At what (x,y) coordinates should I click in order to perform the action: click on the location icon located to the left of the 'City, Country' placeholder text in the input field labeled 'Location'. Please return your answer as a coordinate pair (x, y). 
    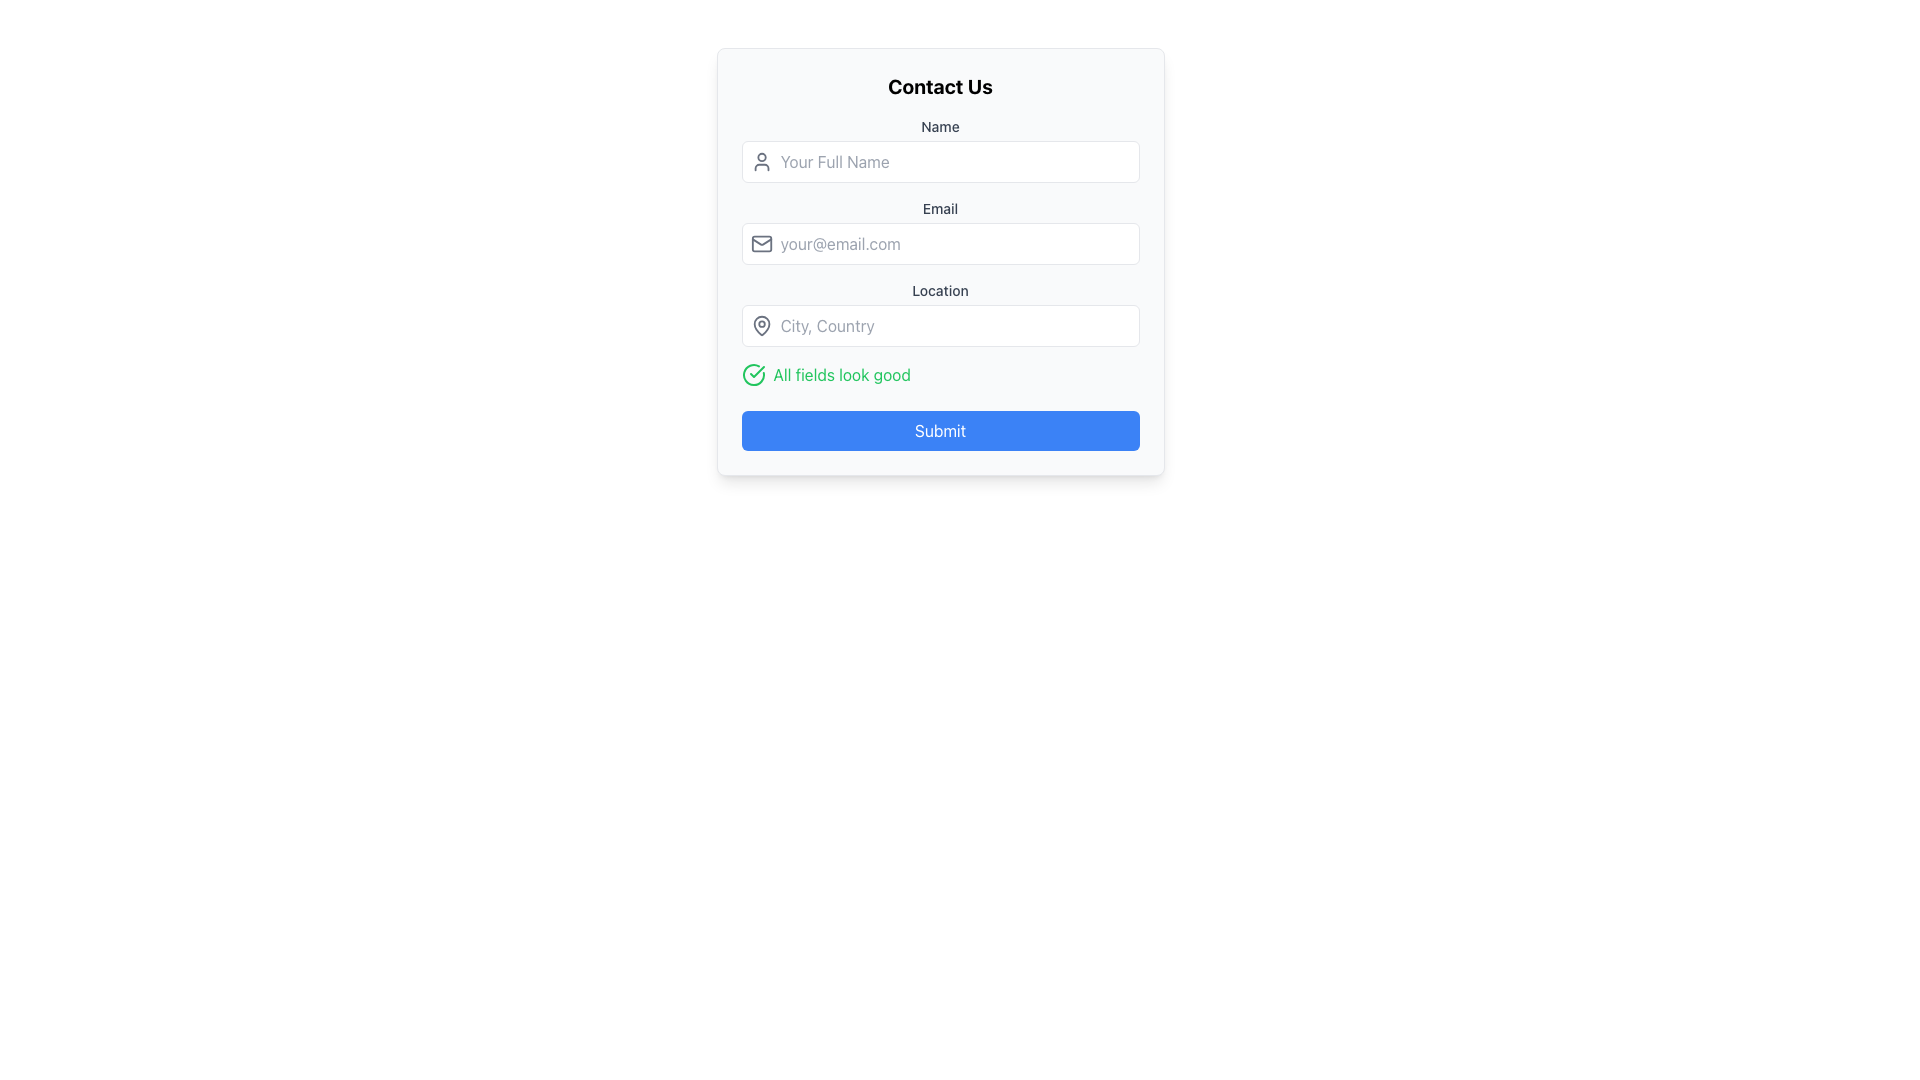
    Looking at the image, I should click on (760, 325).